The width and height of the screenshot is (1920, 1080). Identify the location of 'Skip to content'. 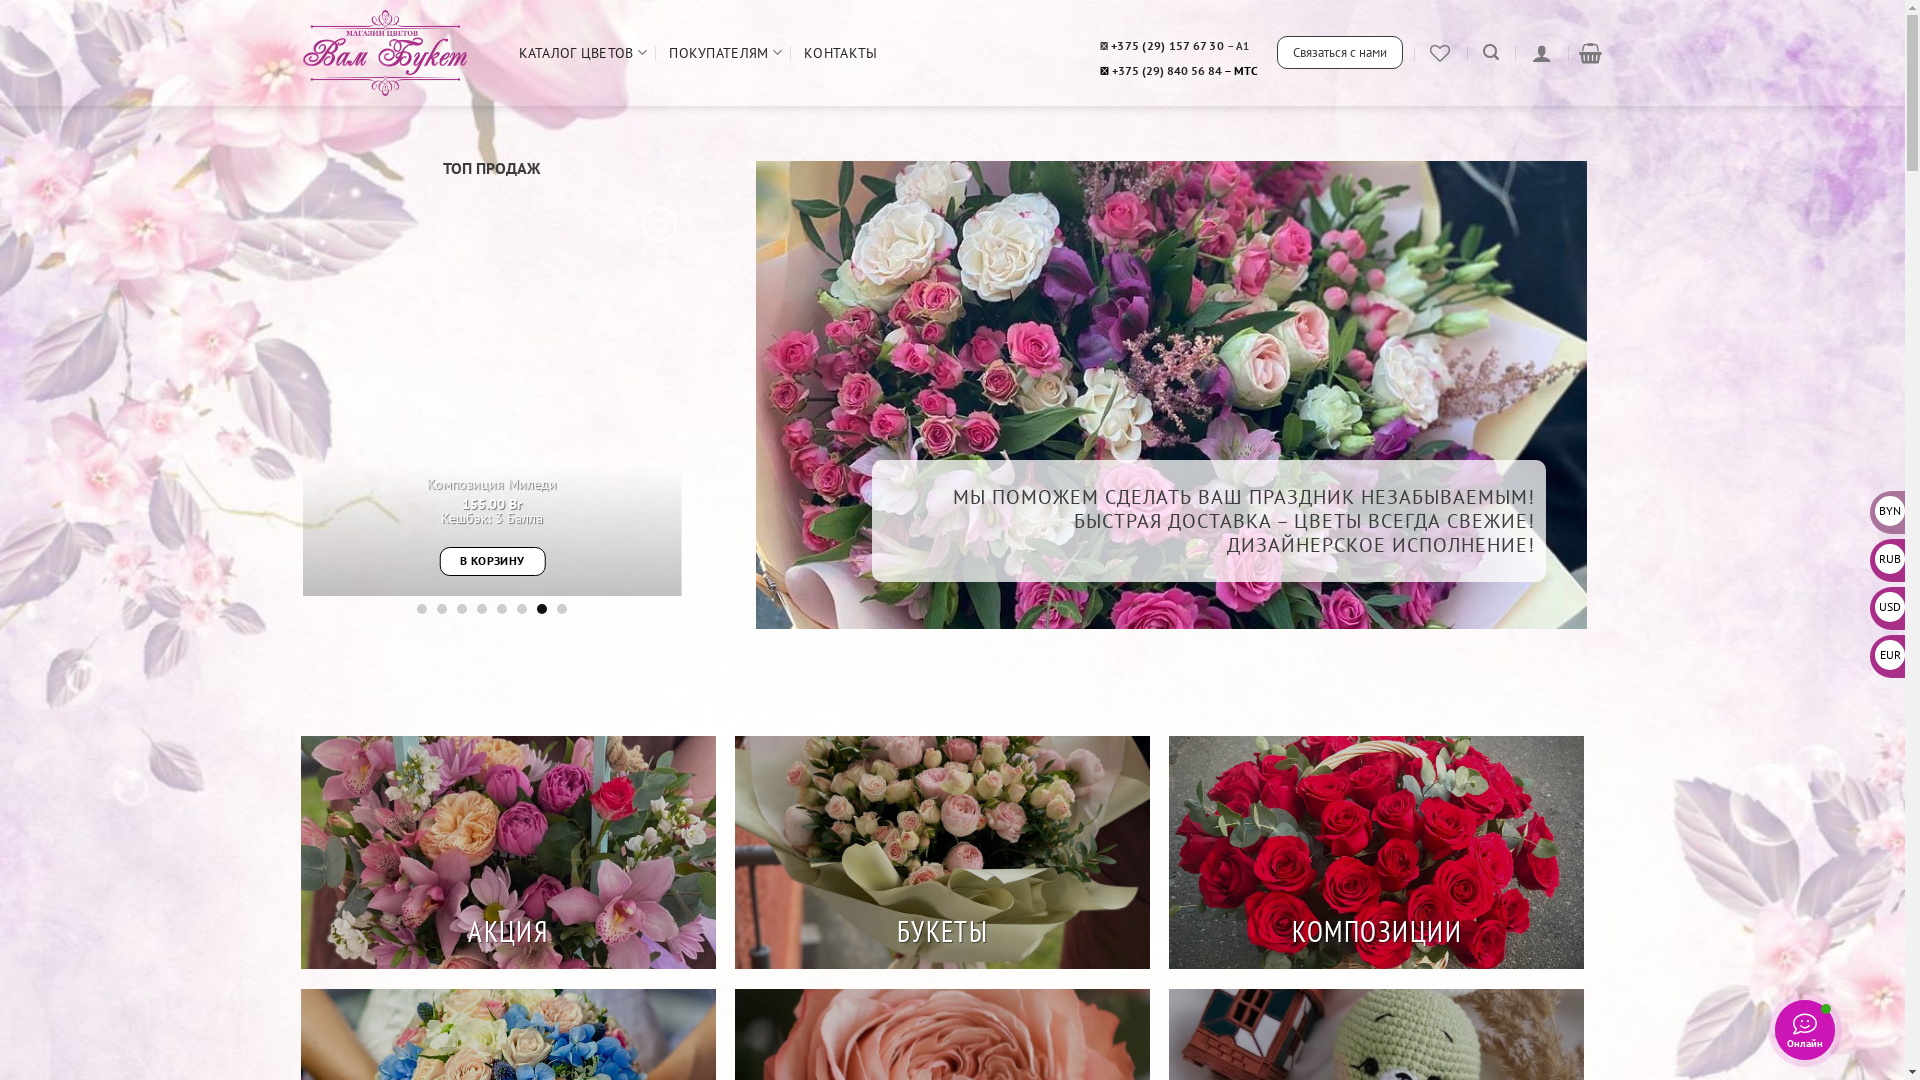
(0, 0).